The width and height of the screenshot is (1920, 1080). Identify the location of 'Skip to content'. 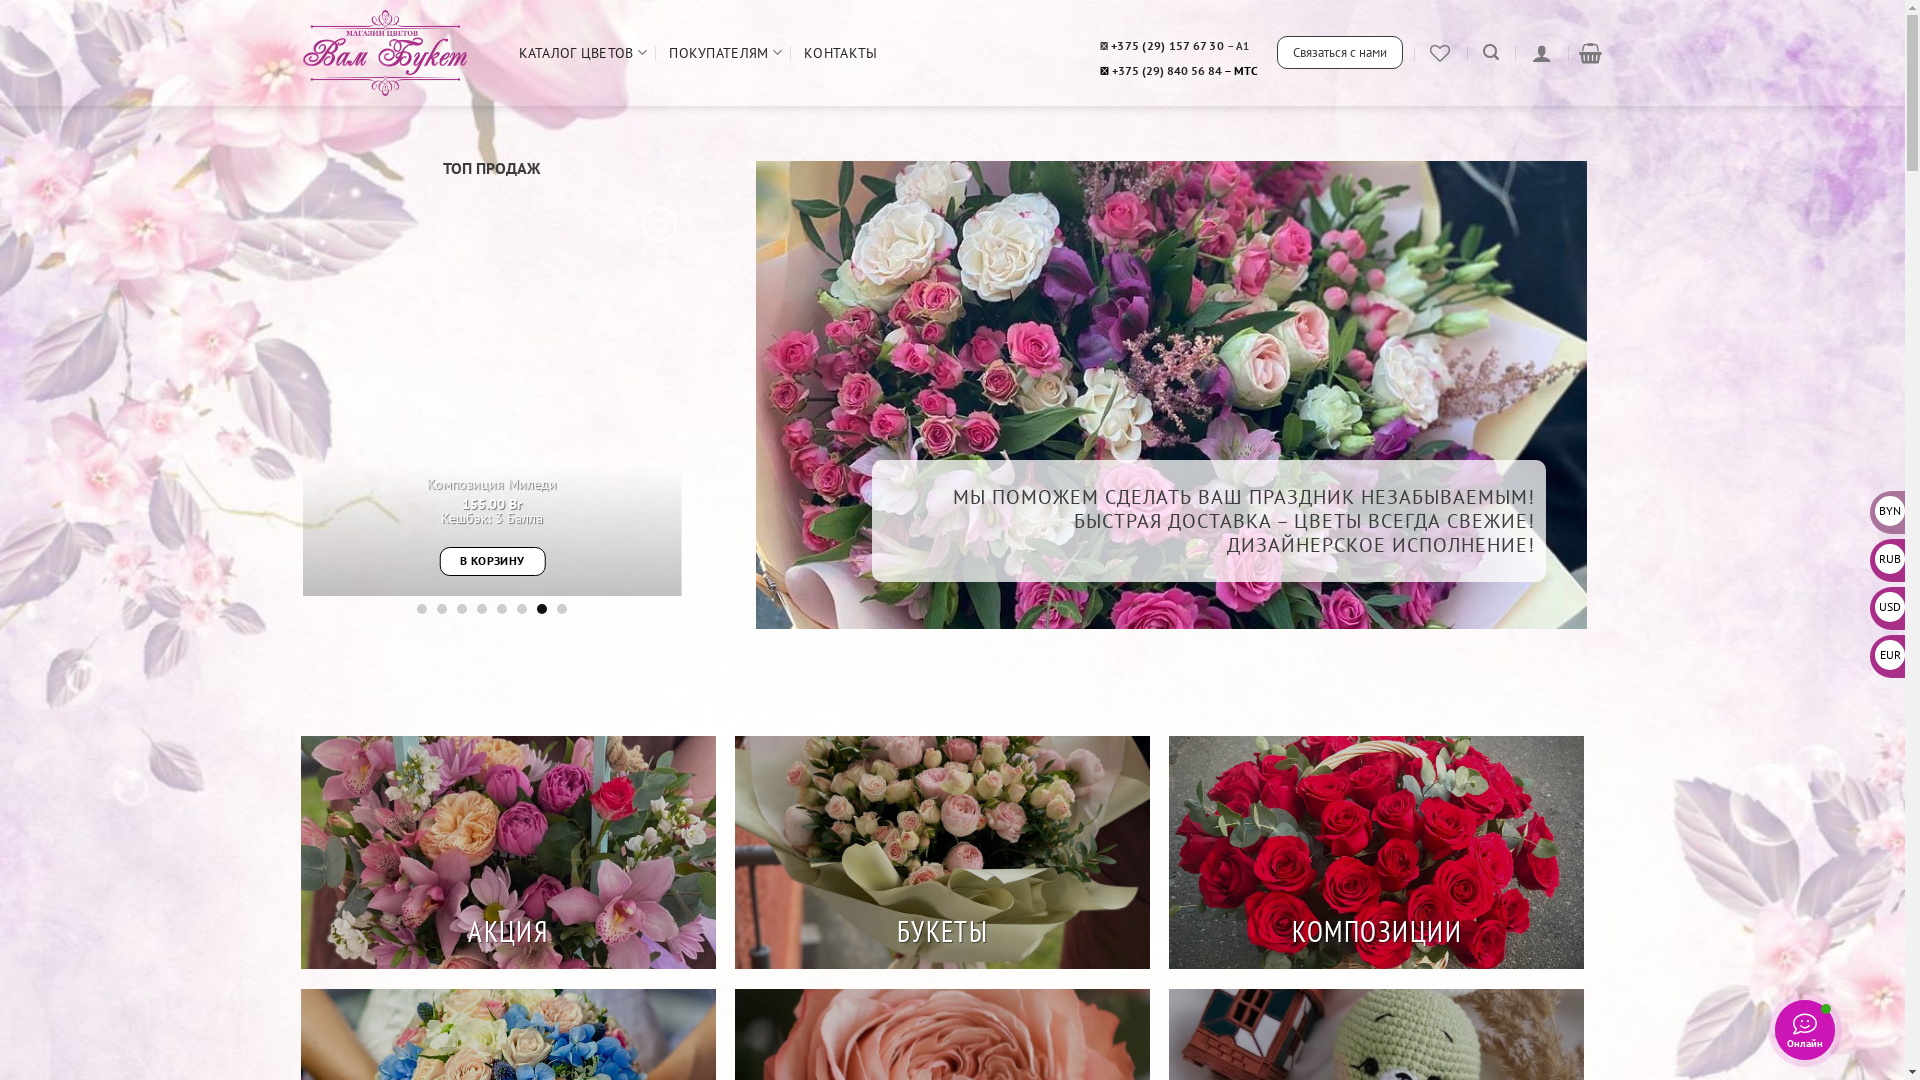
(0, 0).